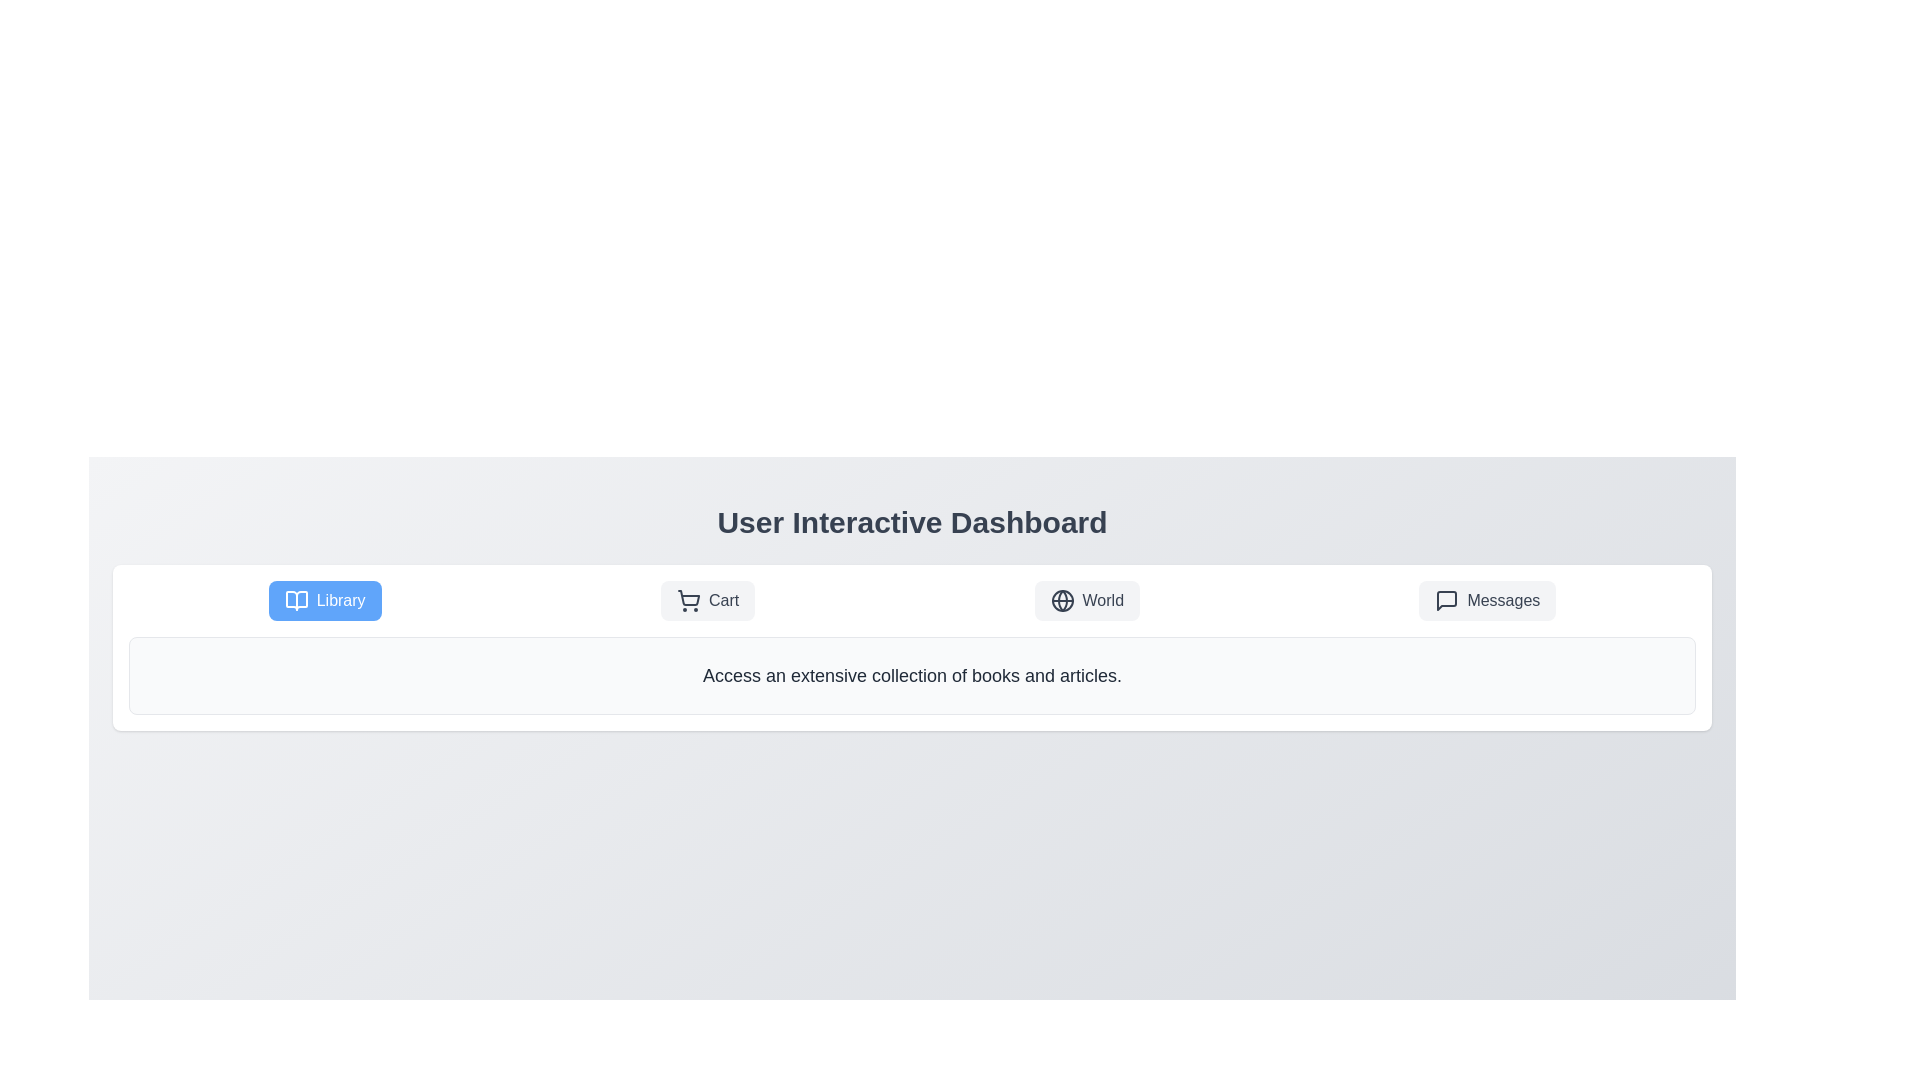  Describe the element at coordinates (325, 600) in the screenshot. I see `the Library tab by clicking on its corresponding button` at that location.